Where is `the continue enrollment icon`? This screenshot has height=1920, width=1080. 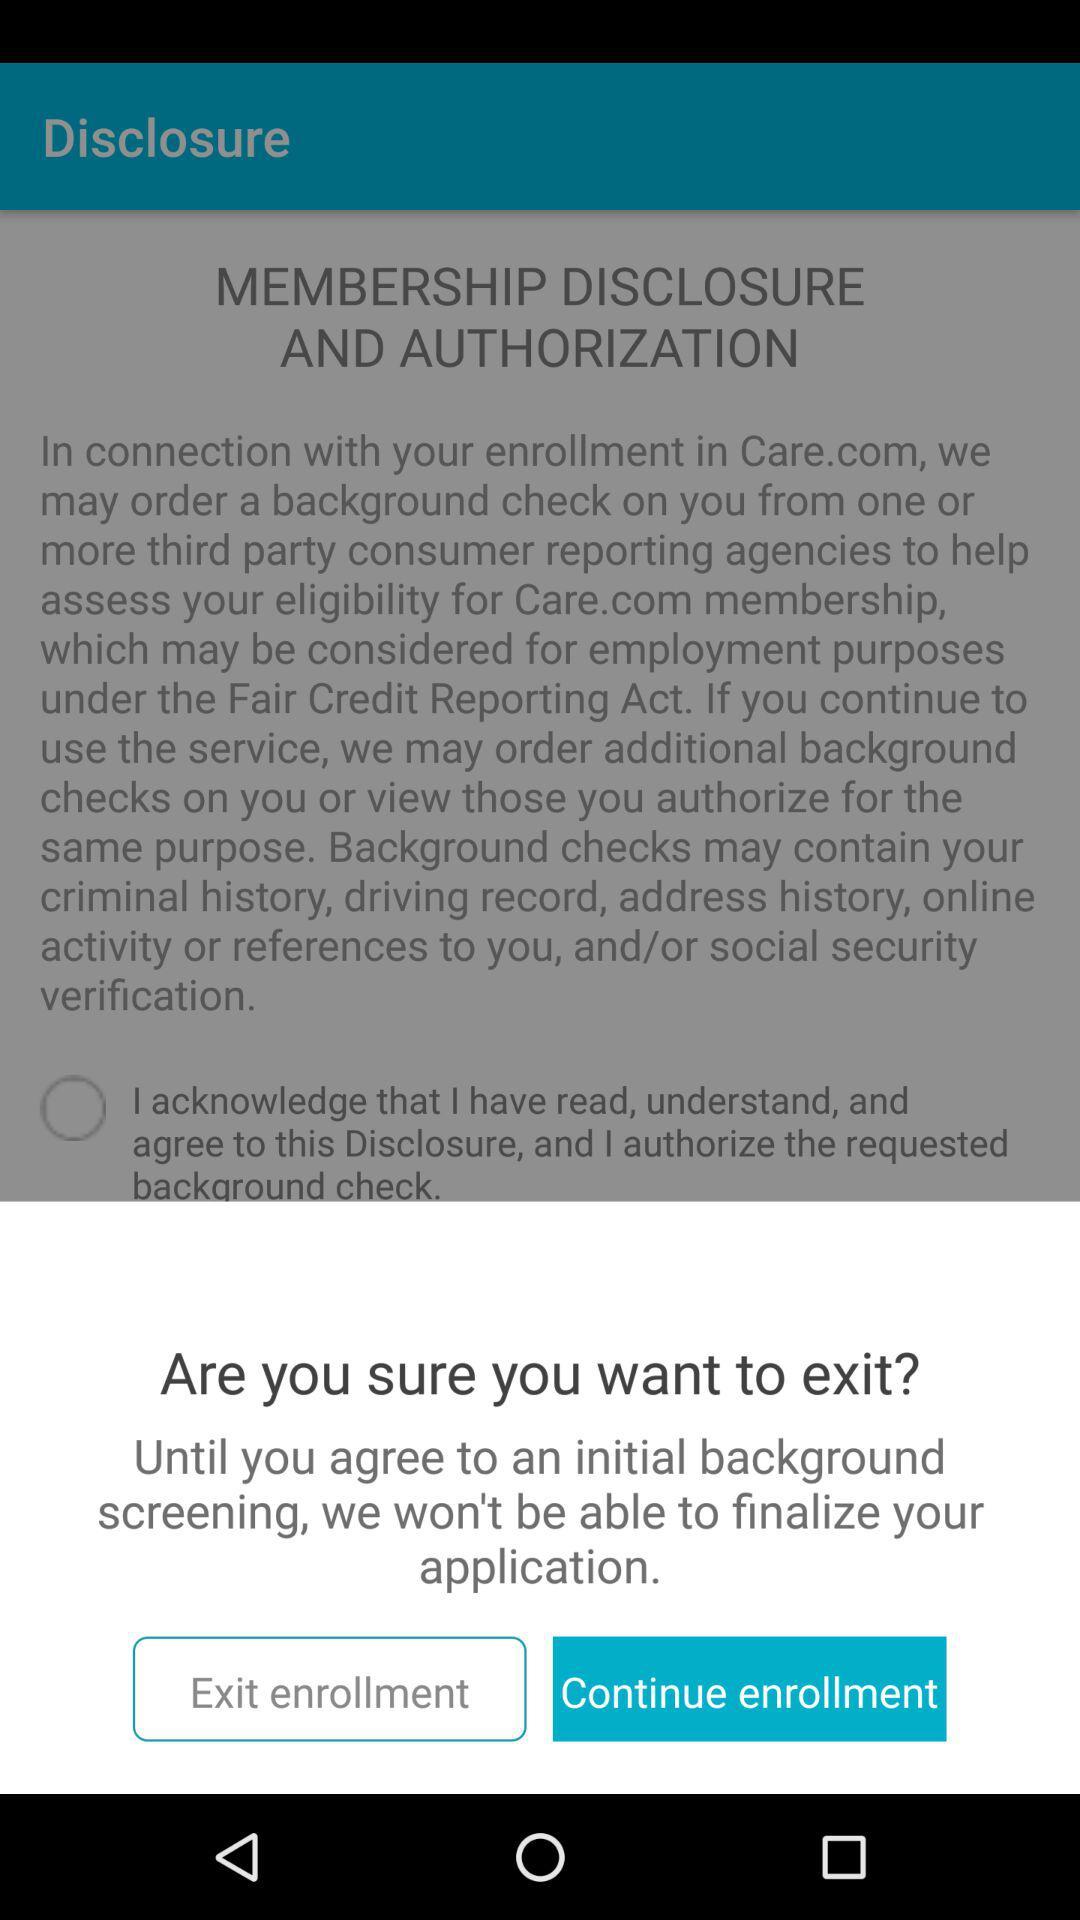 the continue enrollment icon is located at coordinates (749, 1688).